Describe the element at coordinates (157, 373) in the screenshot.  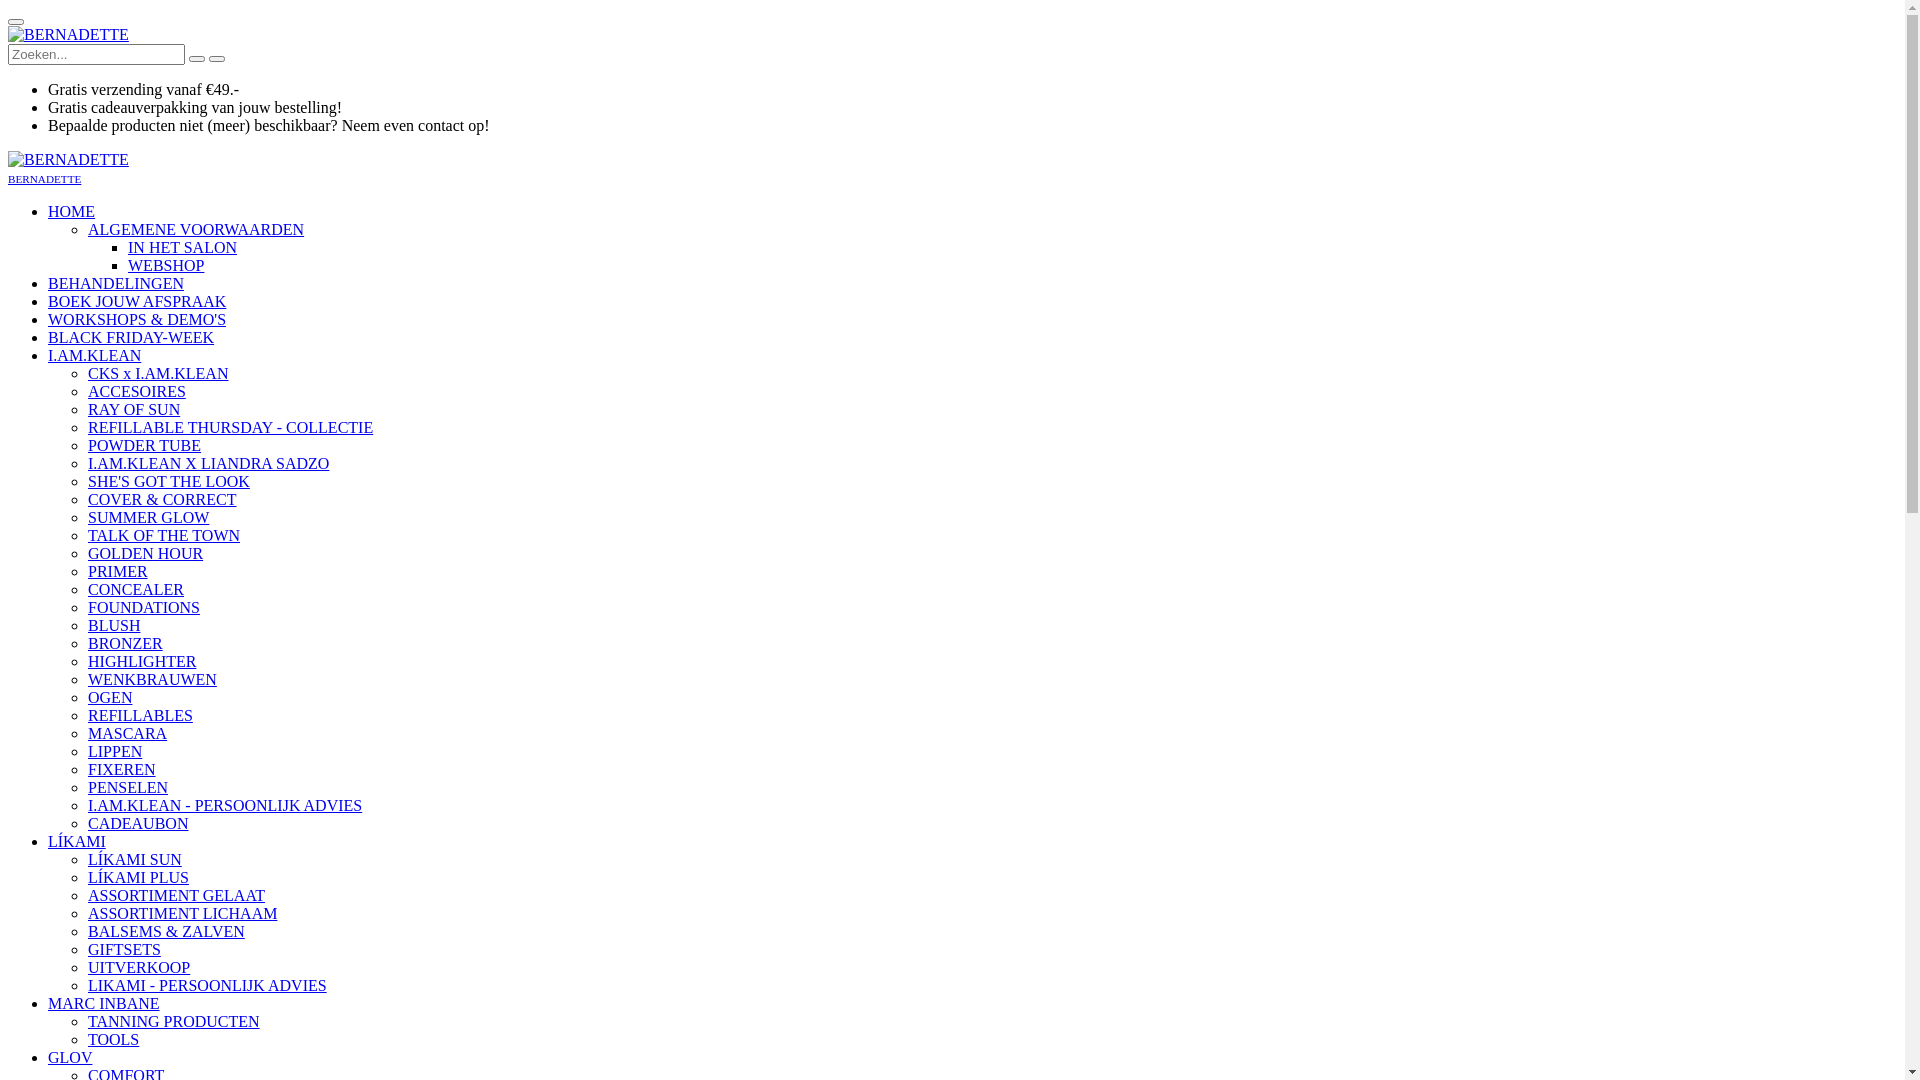
I see `'CKS x I.AM.KLEAN'` at that location.